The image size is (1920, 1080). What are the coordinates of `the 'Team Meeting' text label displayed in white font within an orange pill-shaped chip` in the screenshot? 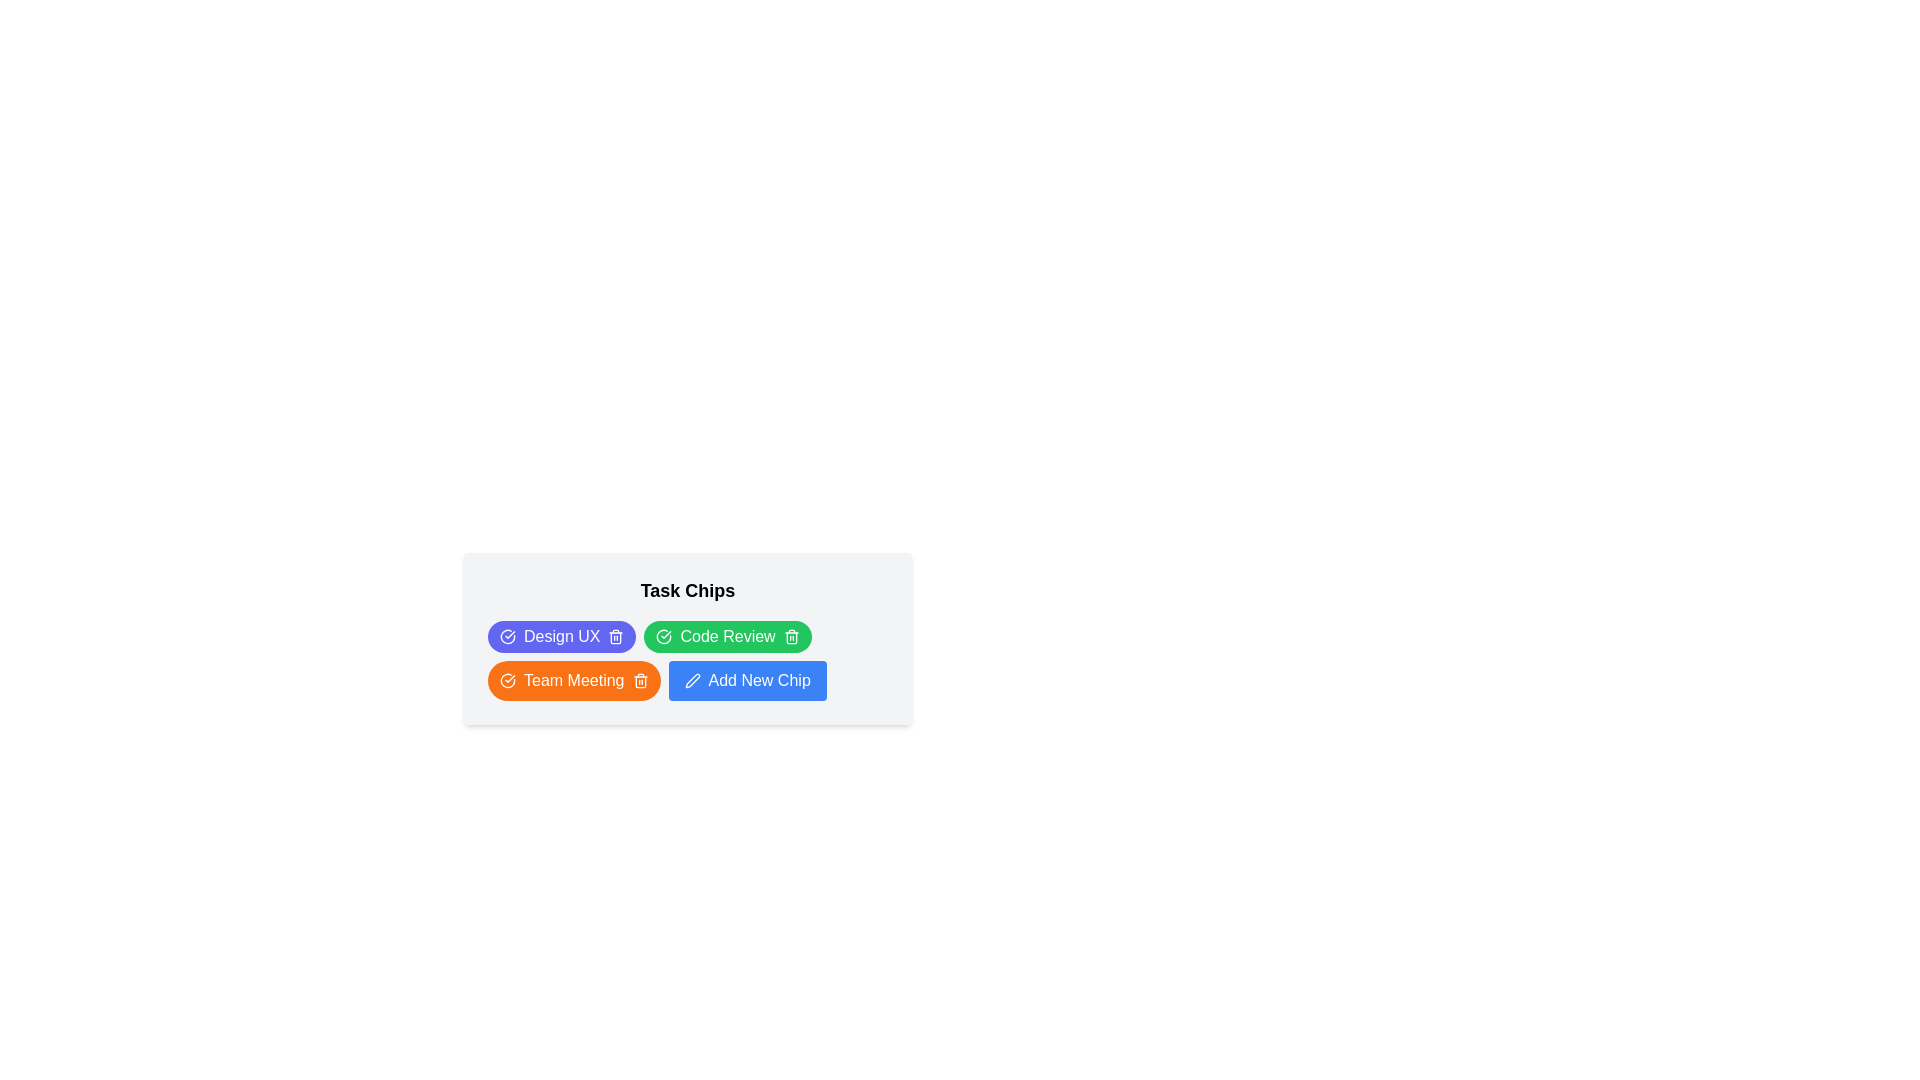 It's located at (573, 680).